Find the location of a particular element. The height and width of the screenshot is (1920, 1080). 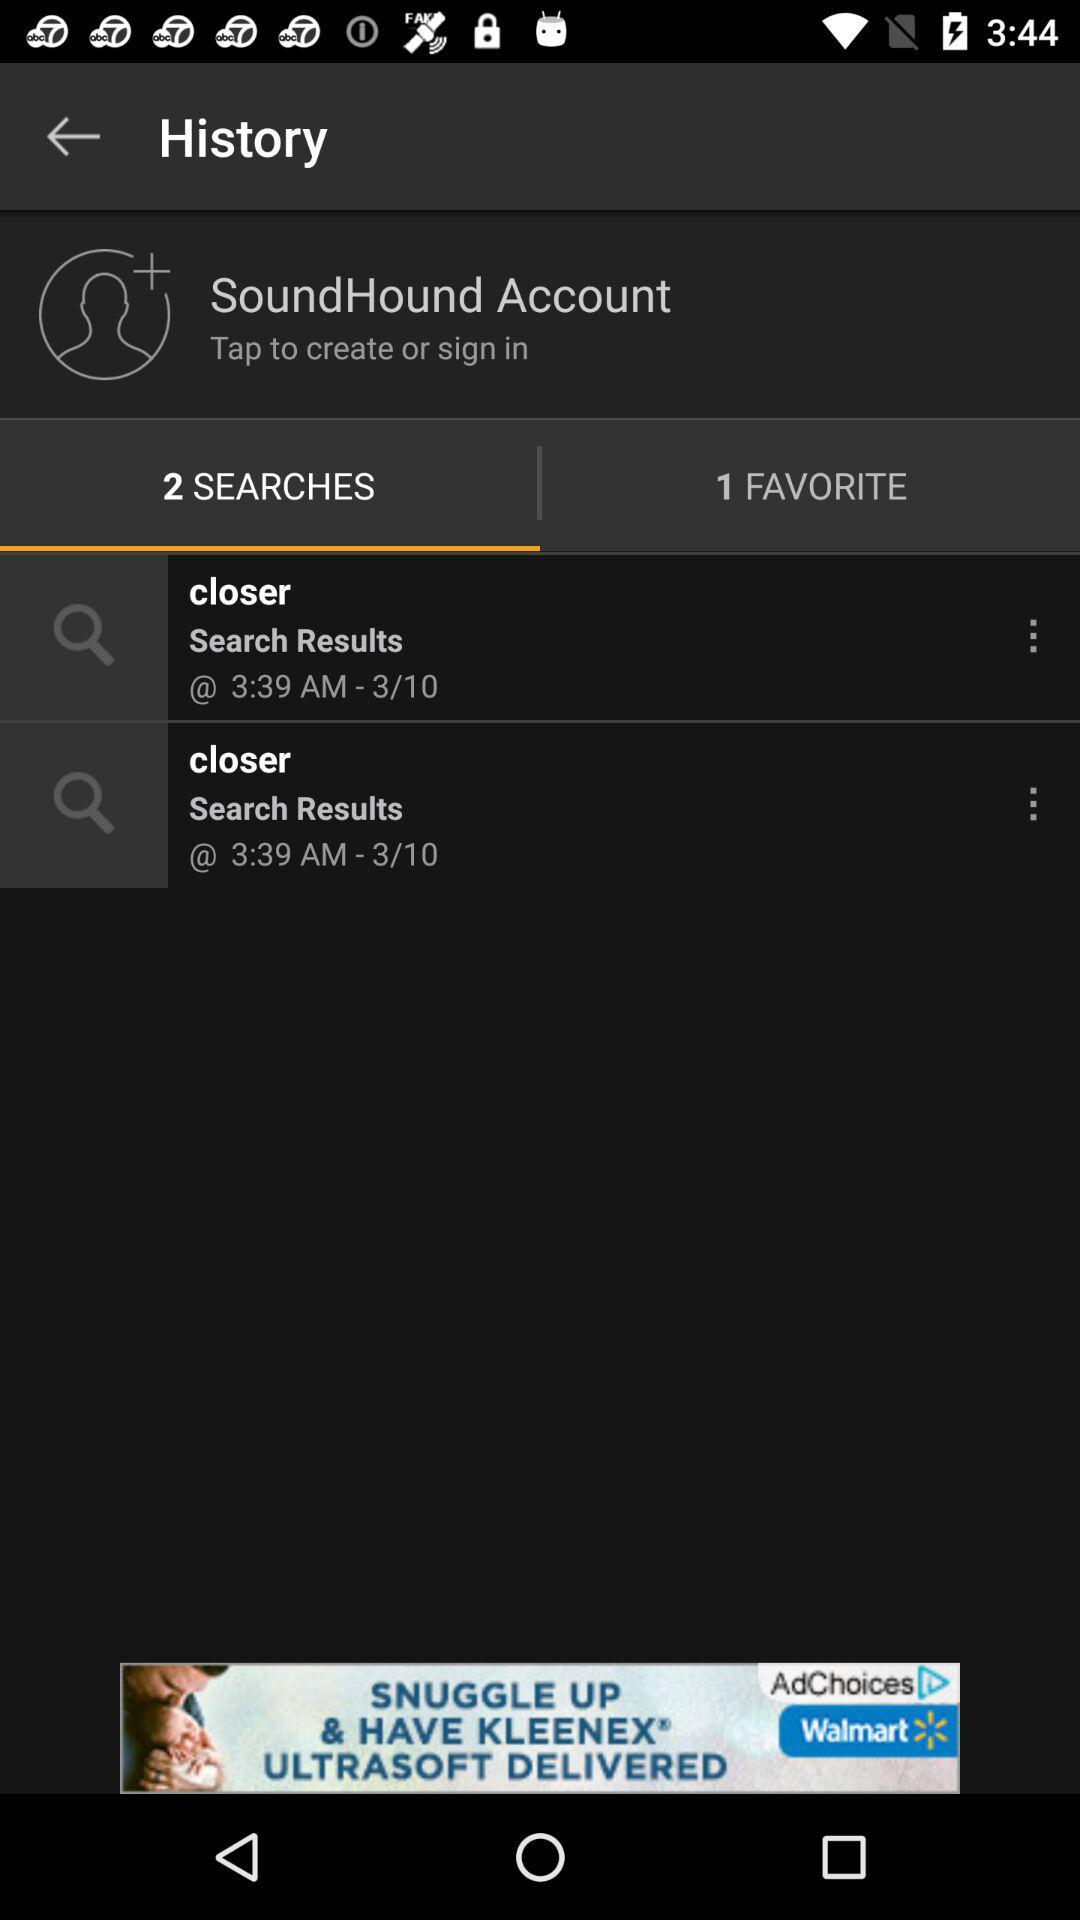

the more icon is located at coordinates (1033, 803).